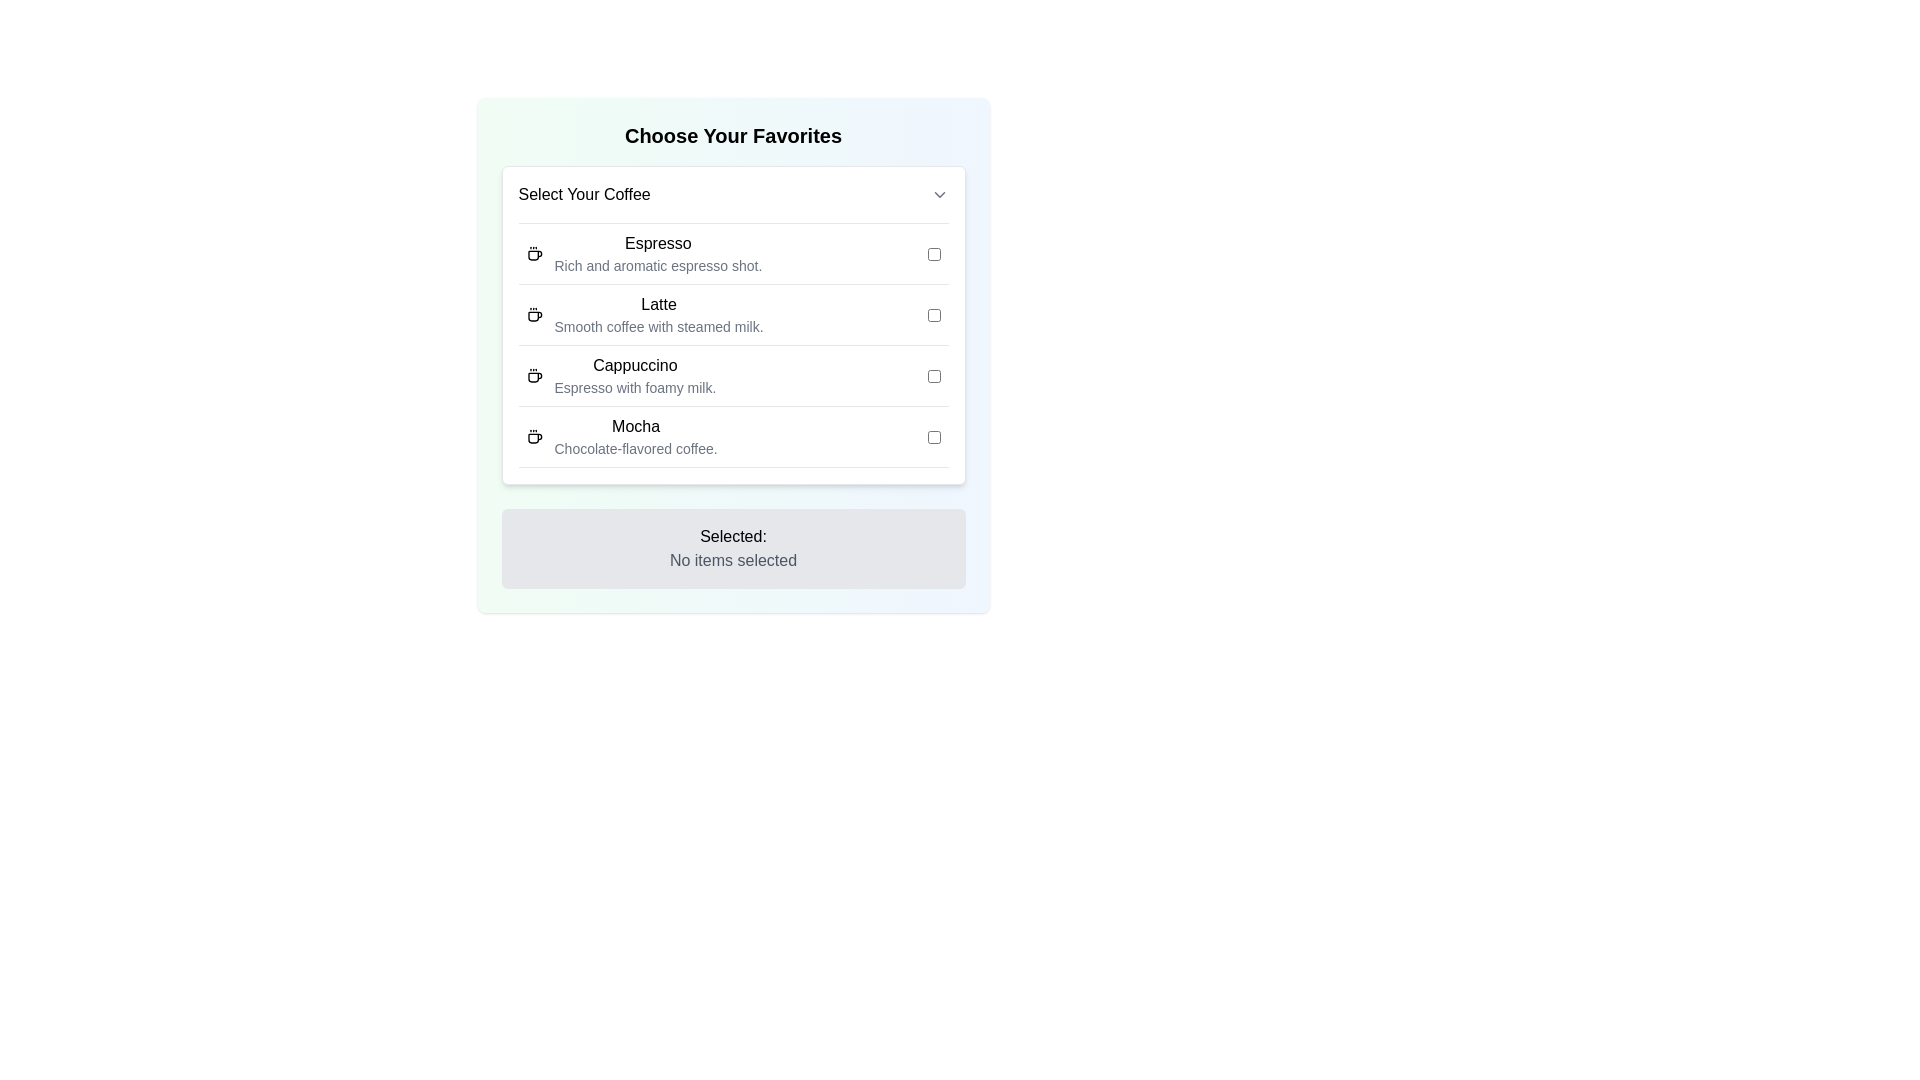  Describe the element at coordinates (658, 265) in the screenshot. I see `the static text label that reads 'Rich and aromatic espresso shot.' located below the 'Espresso' title in the 'Choose Your Favorites' section` at that location.